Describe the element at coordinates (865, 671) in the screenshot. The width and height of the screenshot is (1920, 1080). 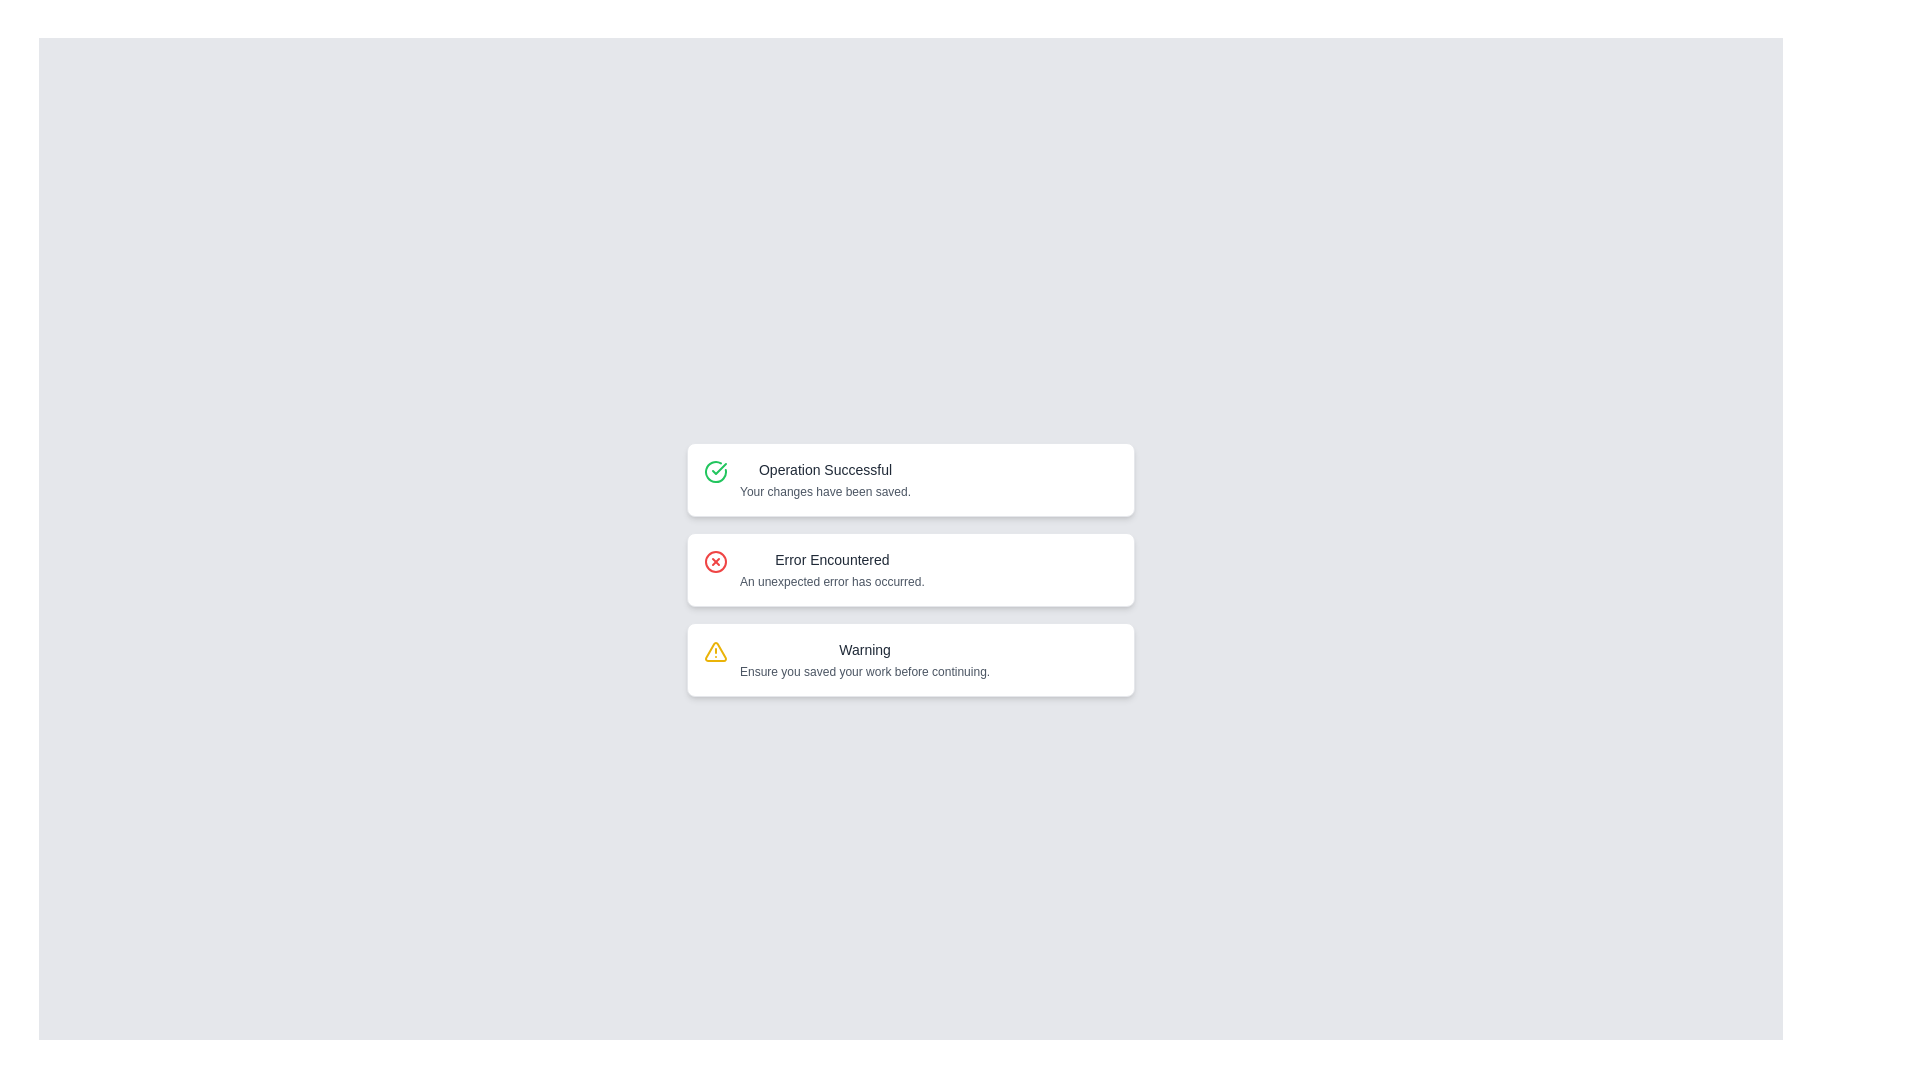
I see `the informational Text label located in the lower section of the UI within the 'Warning' card, positioned under the 'Warning' label` at that location.